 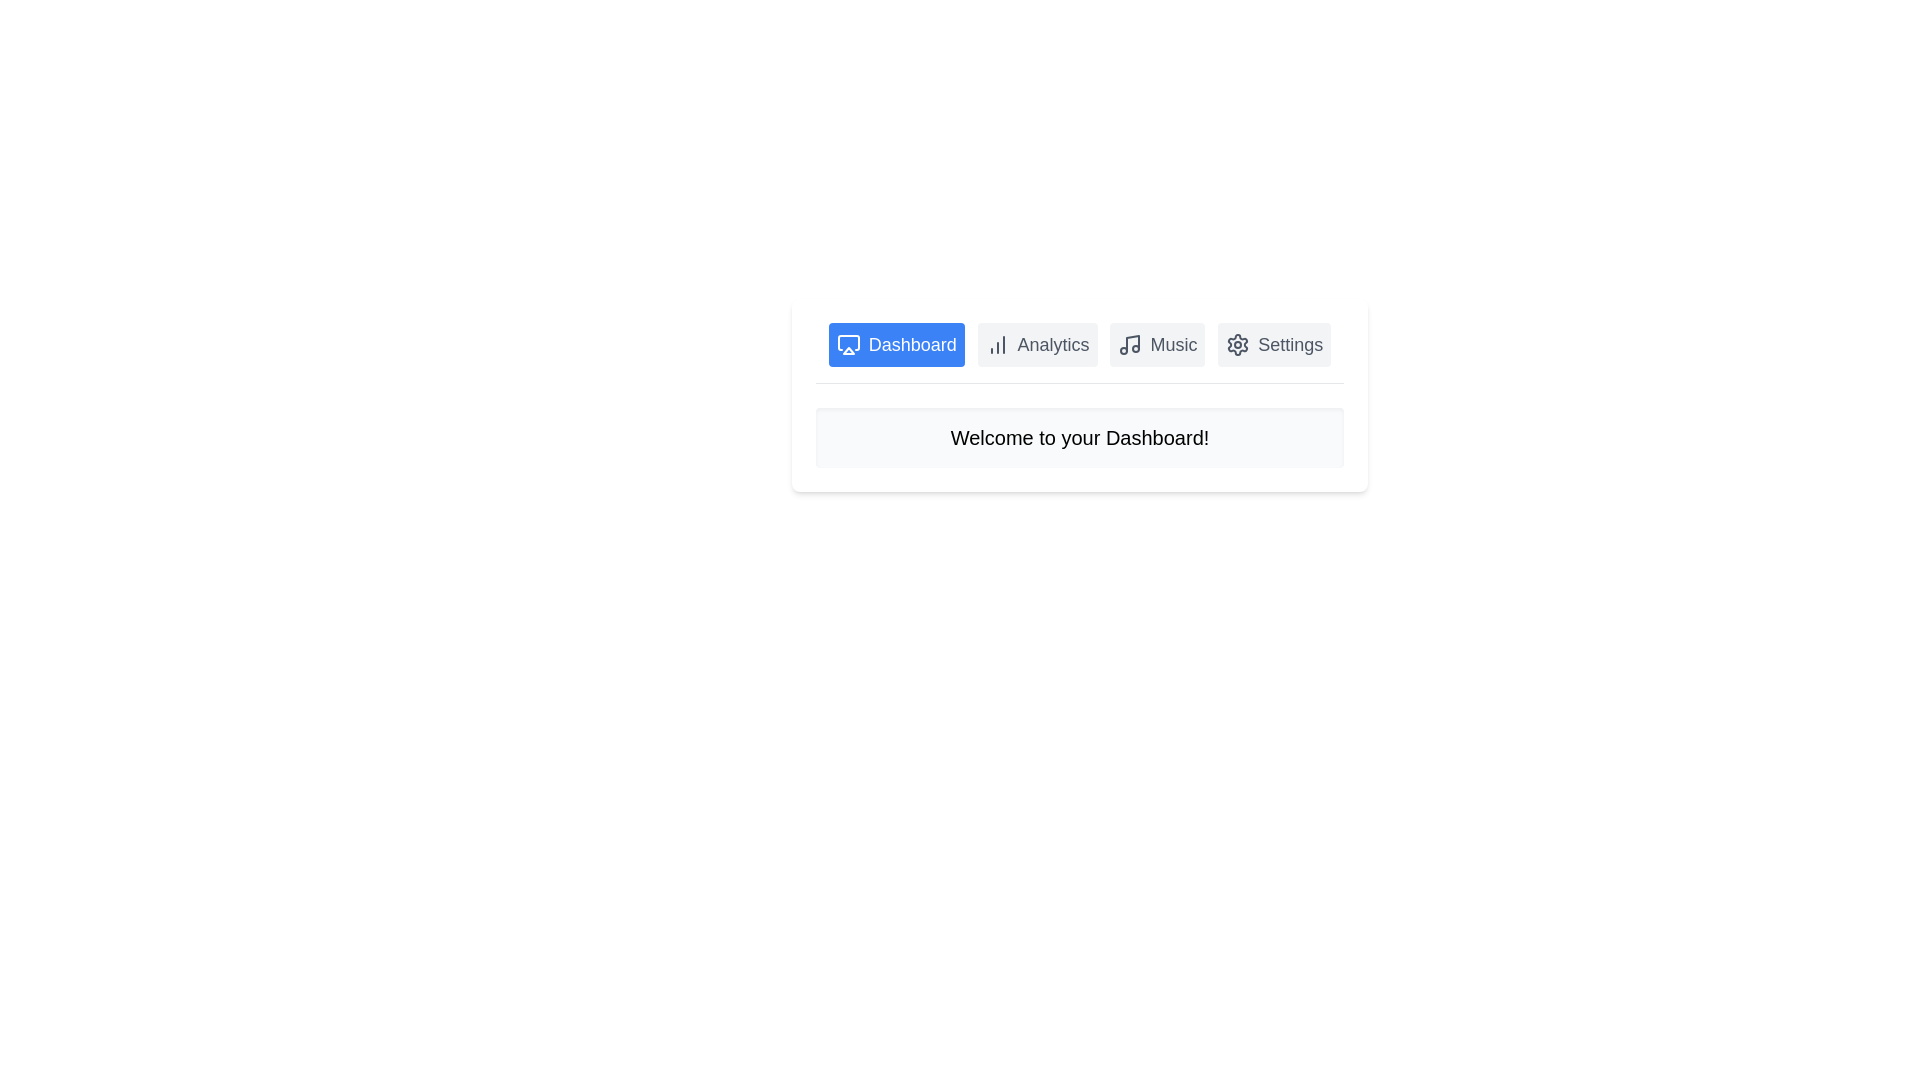 What do you see at coordinates (1273, 343) in the screenshot?
I see `the 'Settings' button, which is the fourth button in a horizontal row of buttons located centrally near the top of the interface` at bounding box center [1273, 343].